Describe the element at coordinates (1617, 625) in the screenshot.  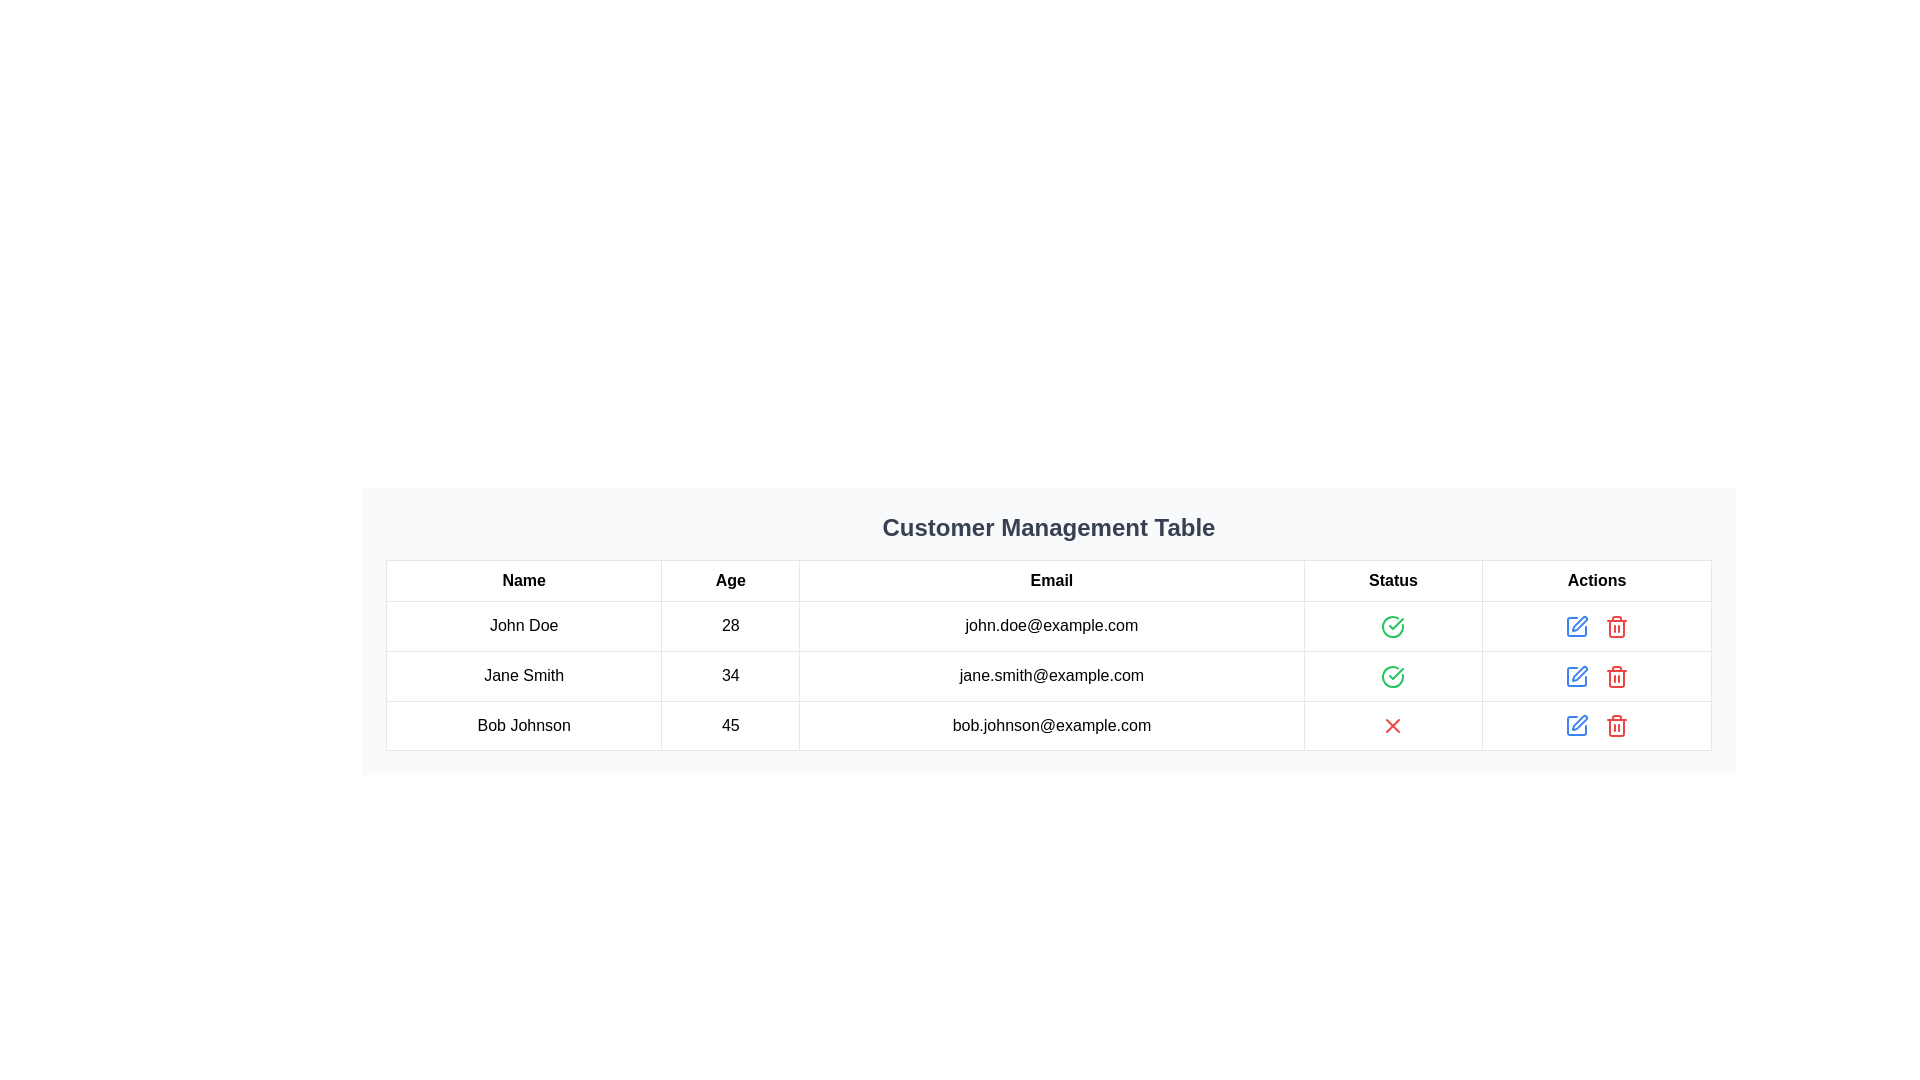
I see `the red trash icon button located in the 'Actions' column for the third row corresponding to 'Bob Johnson'` at that location.